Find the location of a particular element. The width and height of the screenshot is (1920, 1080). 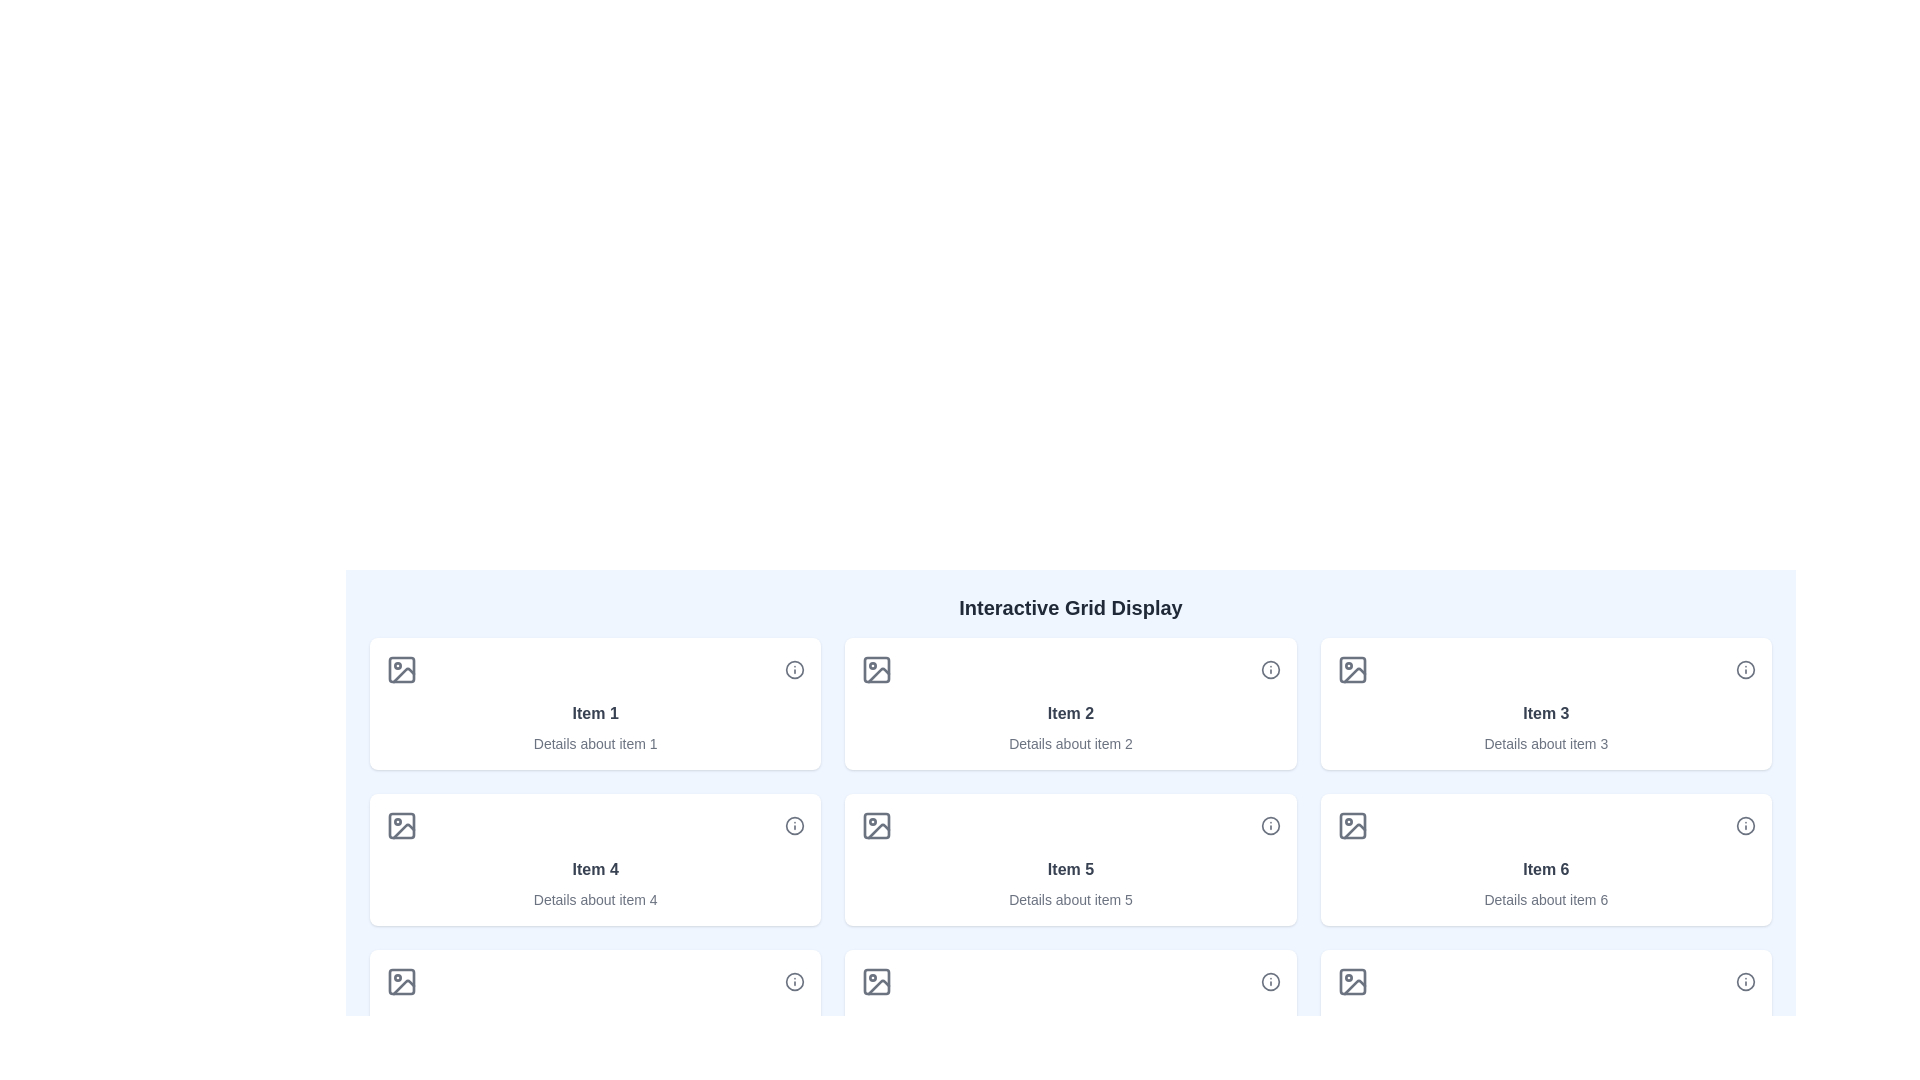

the rounded-corner square inside the image icon located in the second grid cell of the third row in the interactive grid is located at coordinates (877, 981).